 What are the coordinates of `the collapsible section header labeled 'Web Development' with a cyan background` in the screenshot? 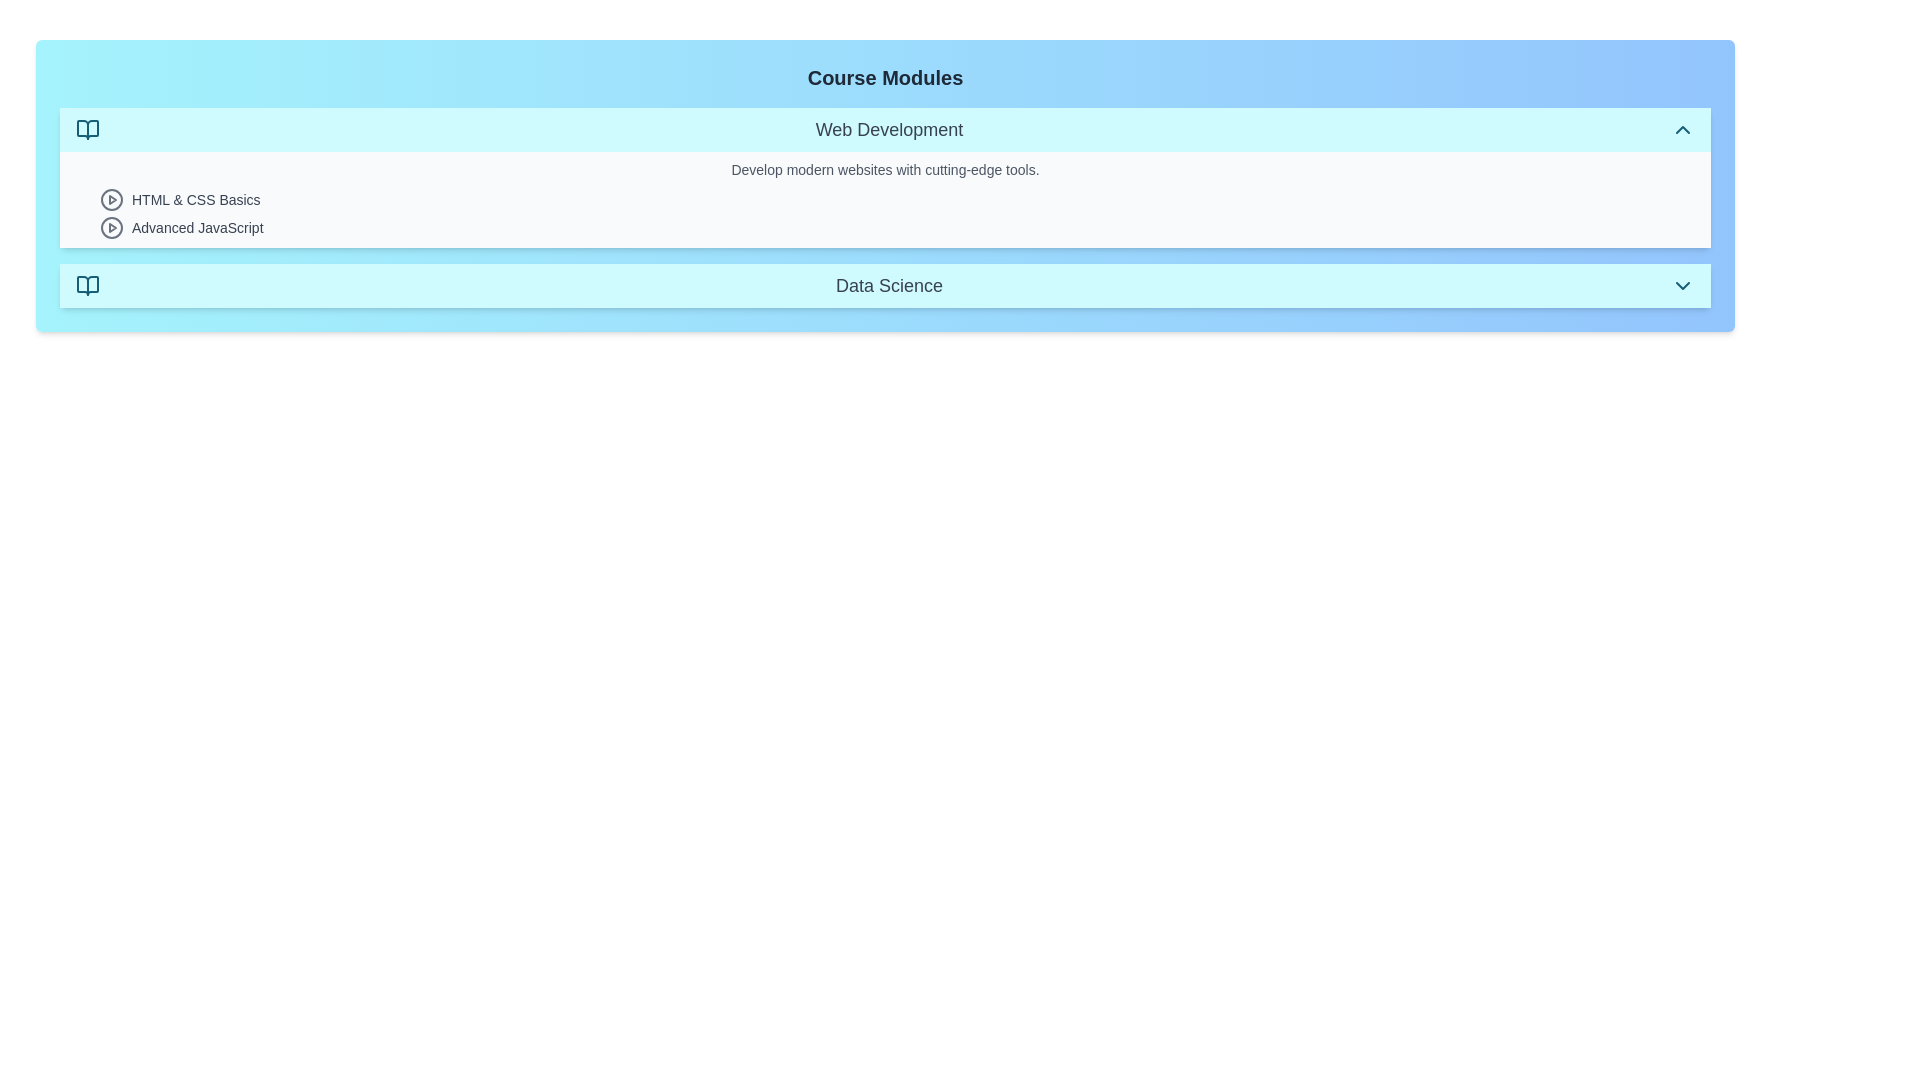 It's located at (884, 130).